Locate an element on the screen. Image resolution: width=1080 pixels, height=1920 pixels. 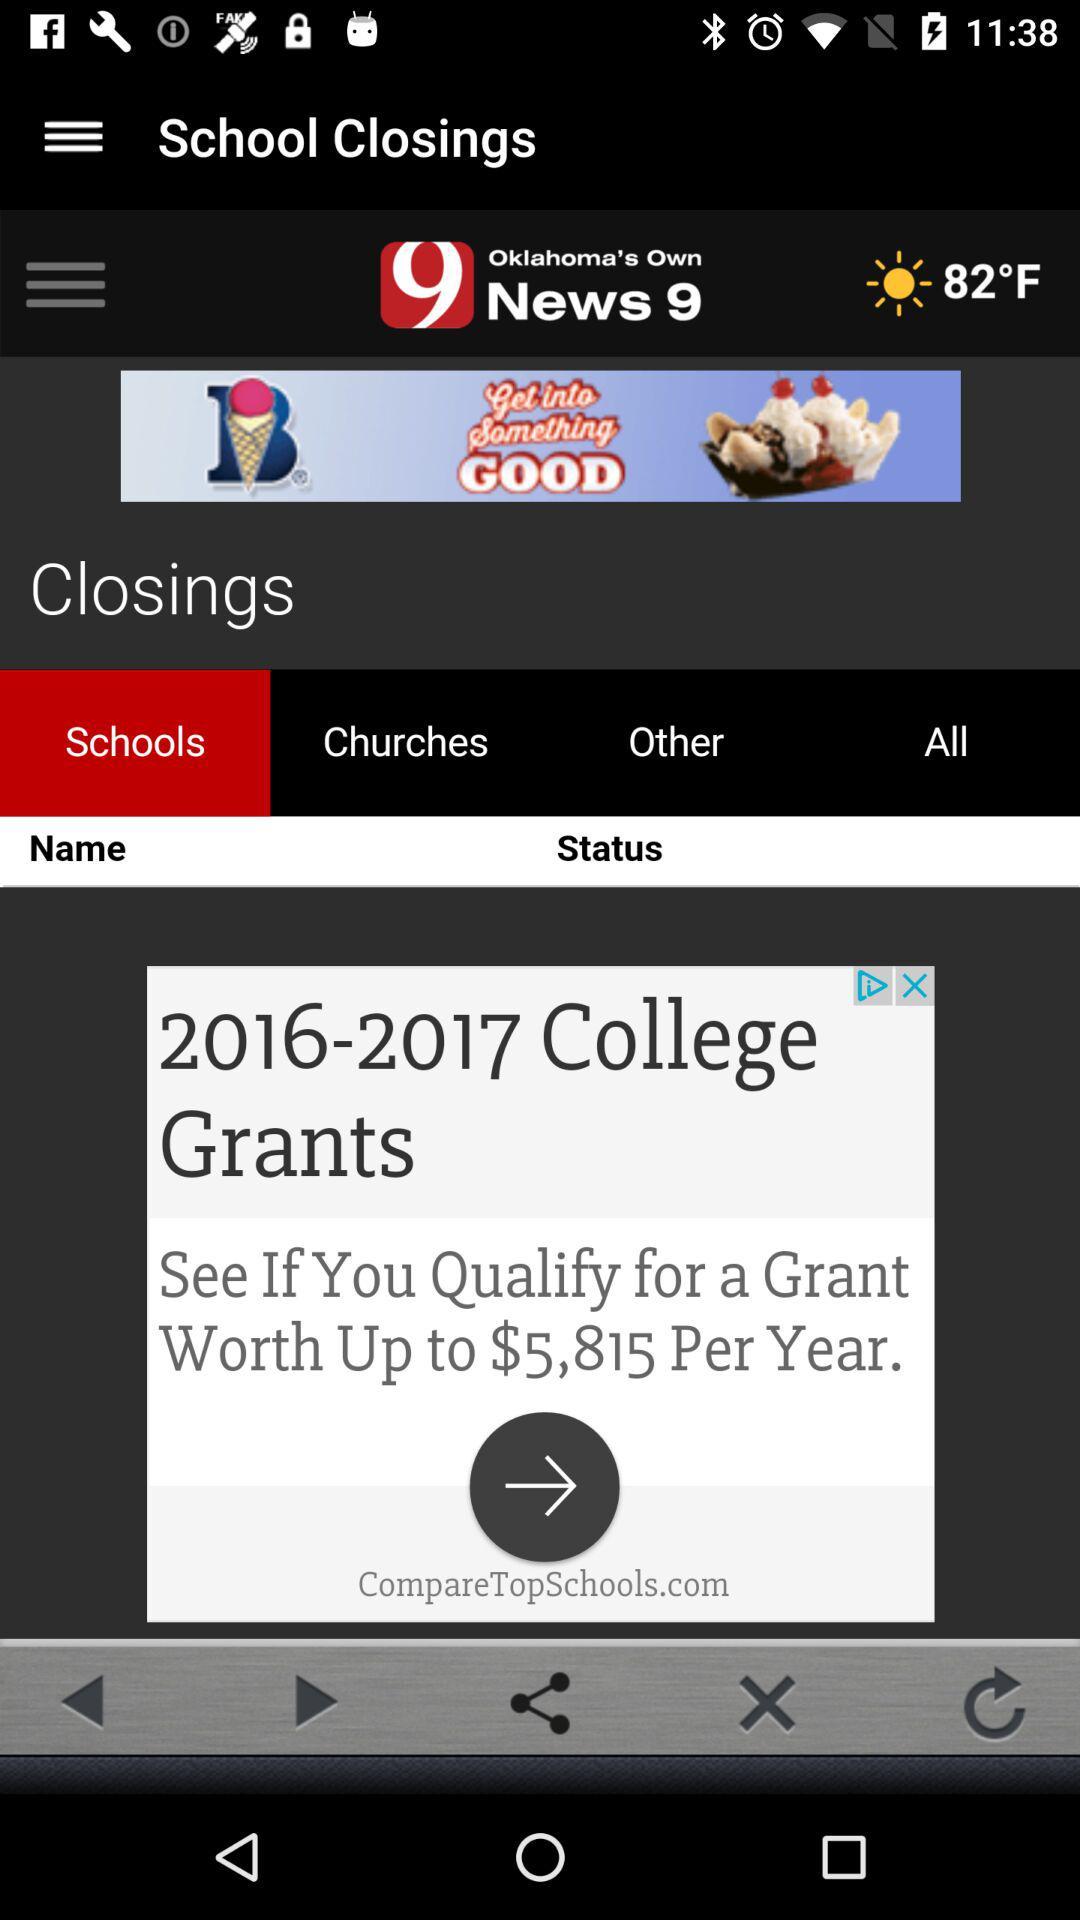
menu is located at coordinates (72, 135).